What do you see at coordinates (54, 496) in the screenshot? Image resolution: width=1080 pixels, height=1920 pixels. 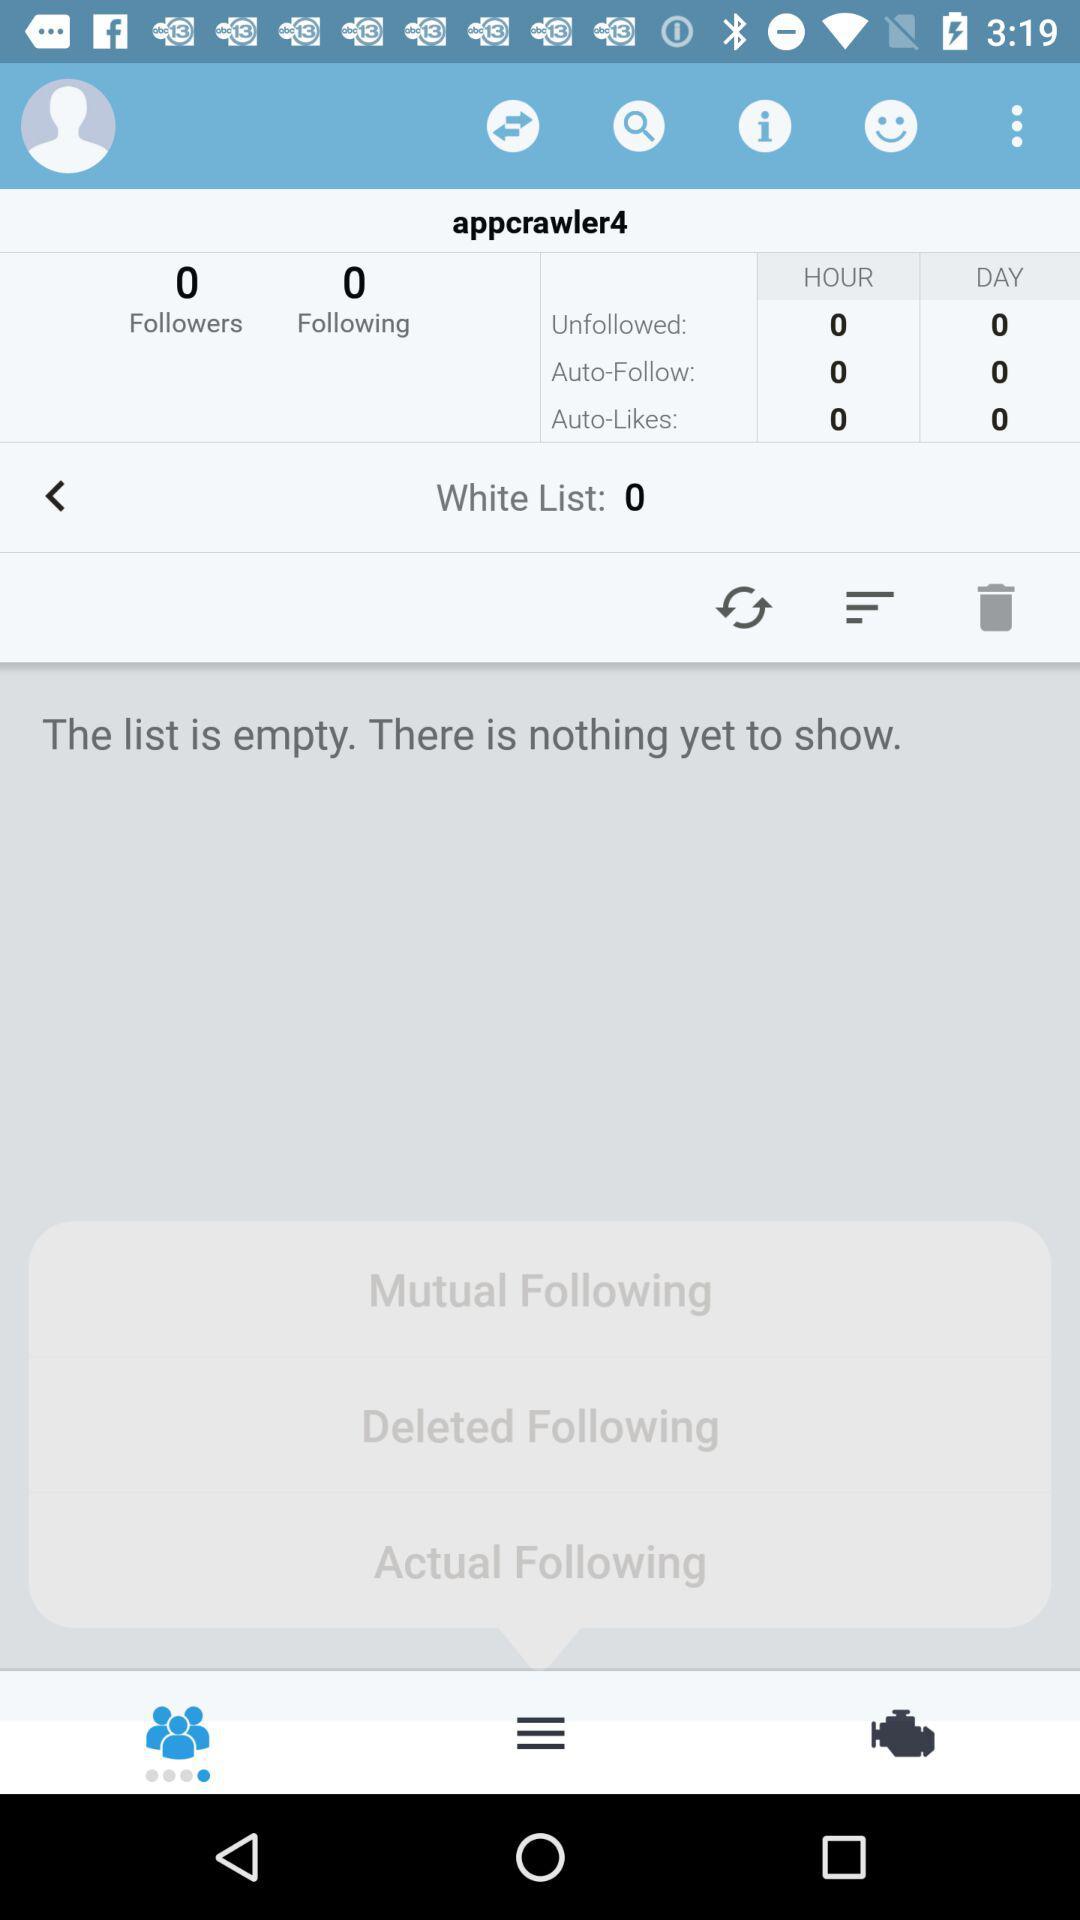 I see `backwart` at bounding box center [54, 496].